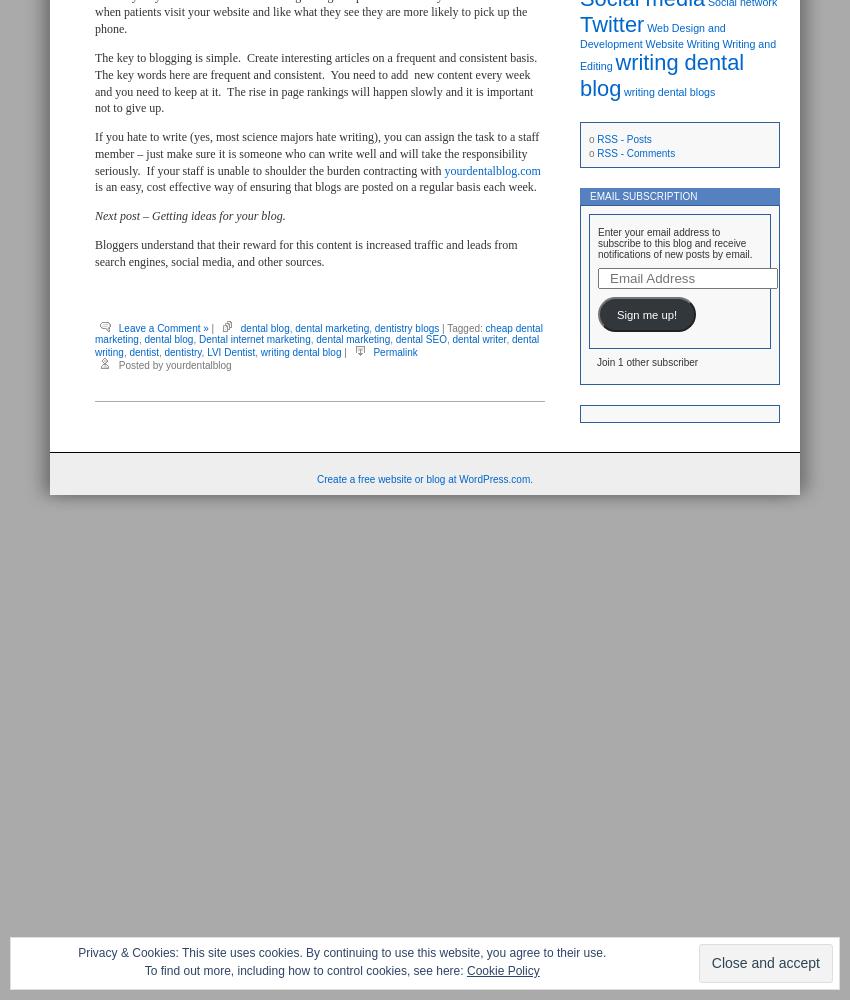 This screenshot has width=850, height=1000. I want to click on 'Writing and Editing', so click(677, 55).